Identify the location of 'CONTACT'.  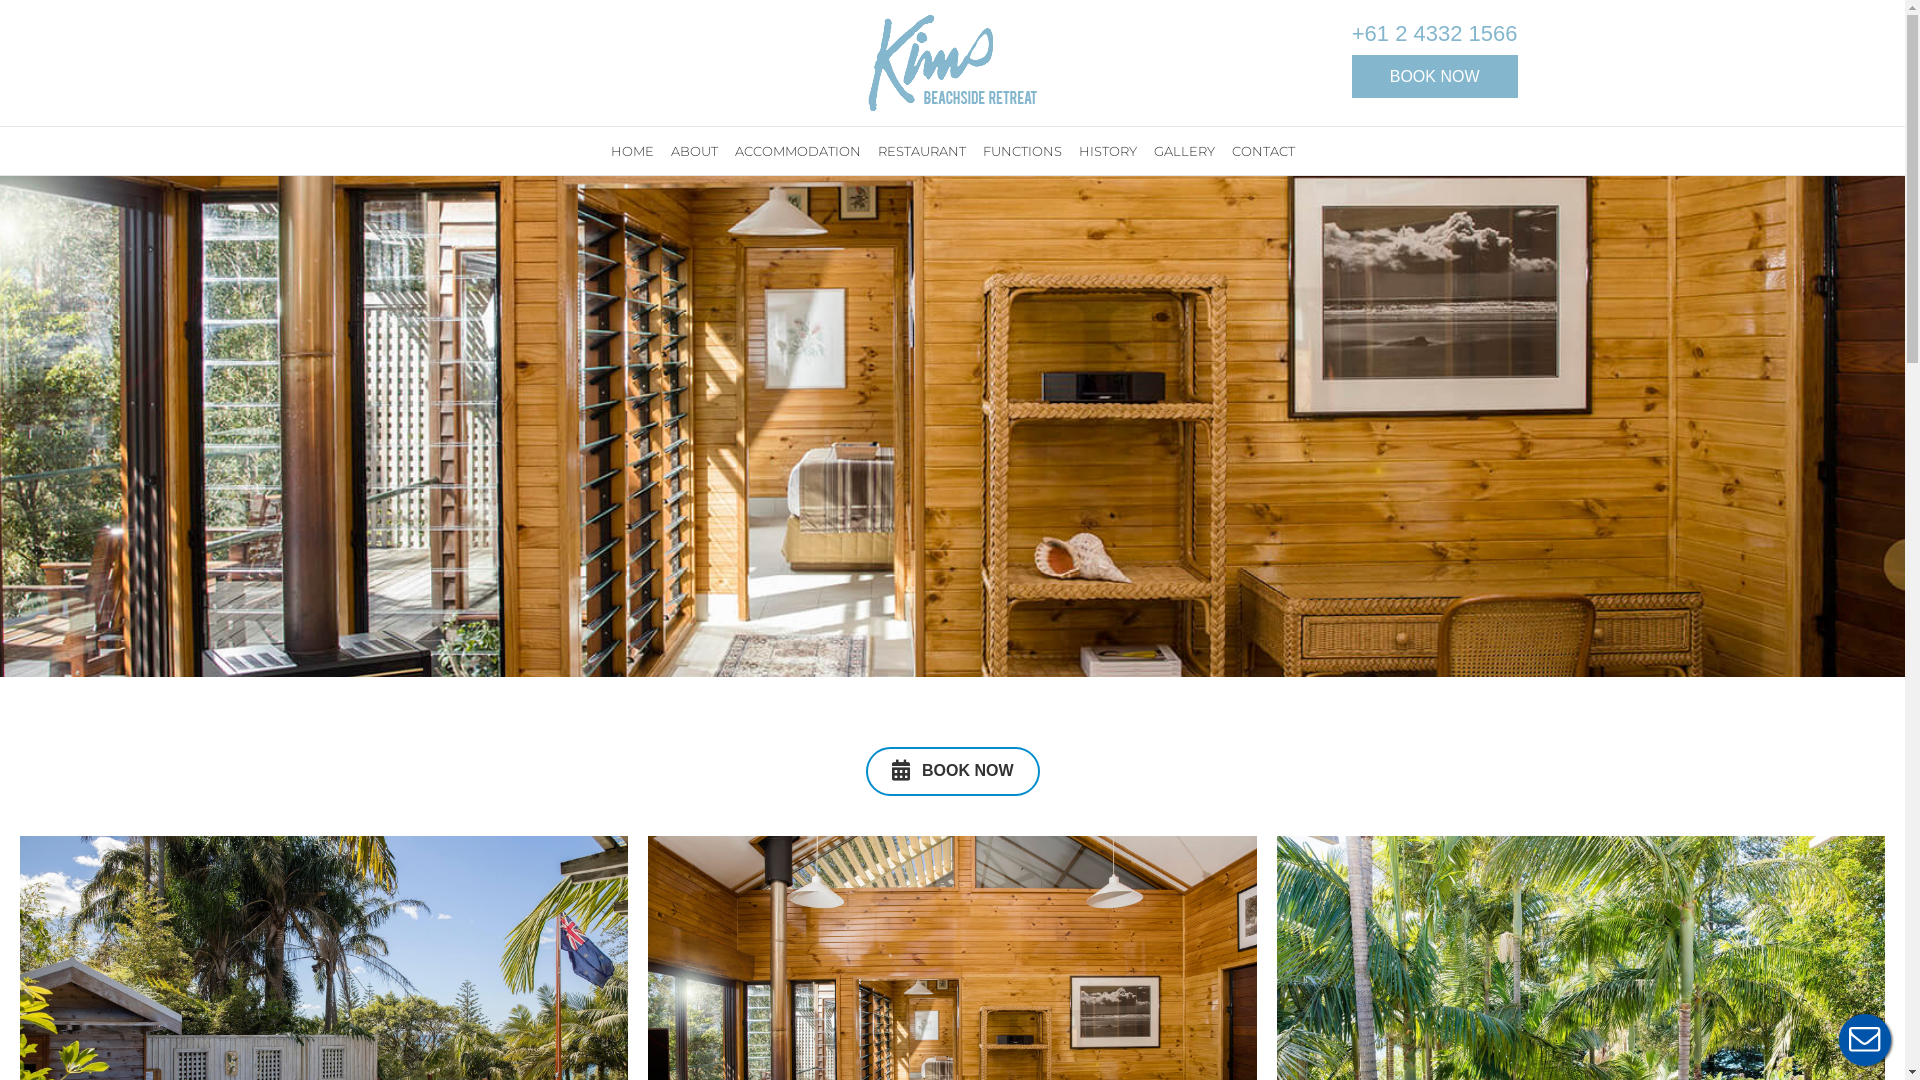
(1261, 149).